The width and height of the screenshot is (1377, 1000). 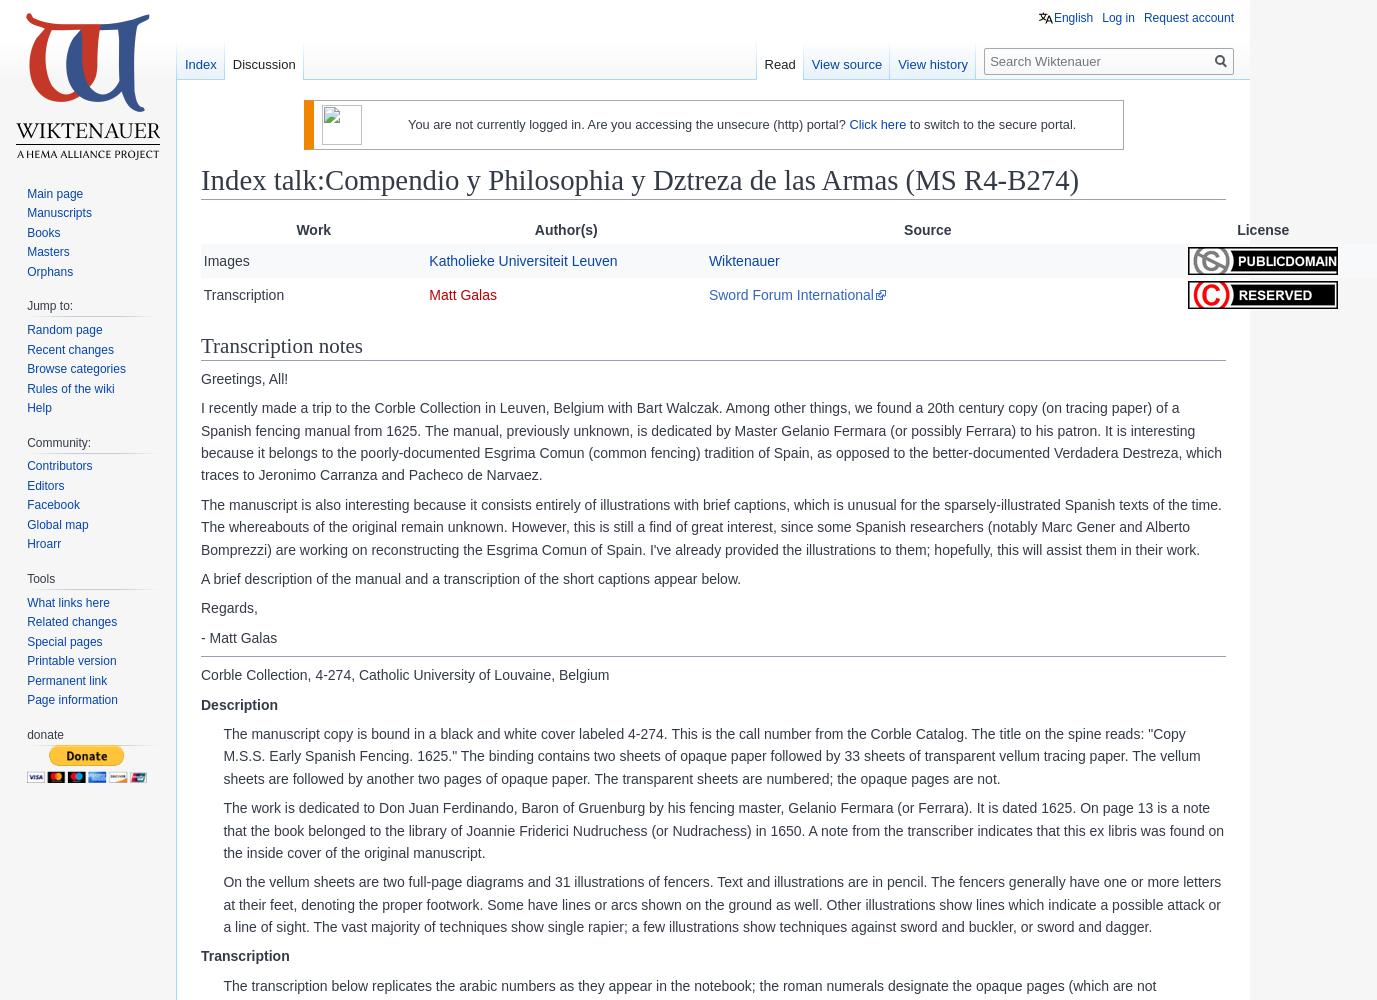 What do you see at coordinates (723, 829) in the screenshot?
I see `'The work is dedicated to Don Juan Ferdinando, Baron of Gruenburg by his fencing master, Gelanio Fermara (or Ferrara). It is dated 1625. On page 13 is a note that the book belonged to the library of Joannie Friderici Nudruchess (or Nudrachess) in 1650. A note from the transcriber indicates that this ex libris was found on the inside cover of the original manuscript.'` at bounding box center [723, 829].